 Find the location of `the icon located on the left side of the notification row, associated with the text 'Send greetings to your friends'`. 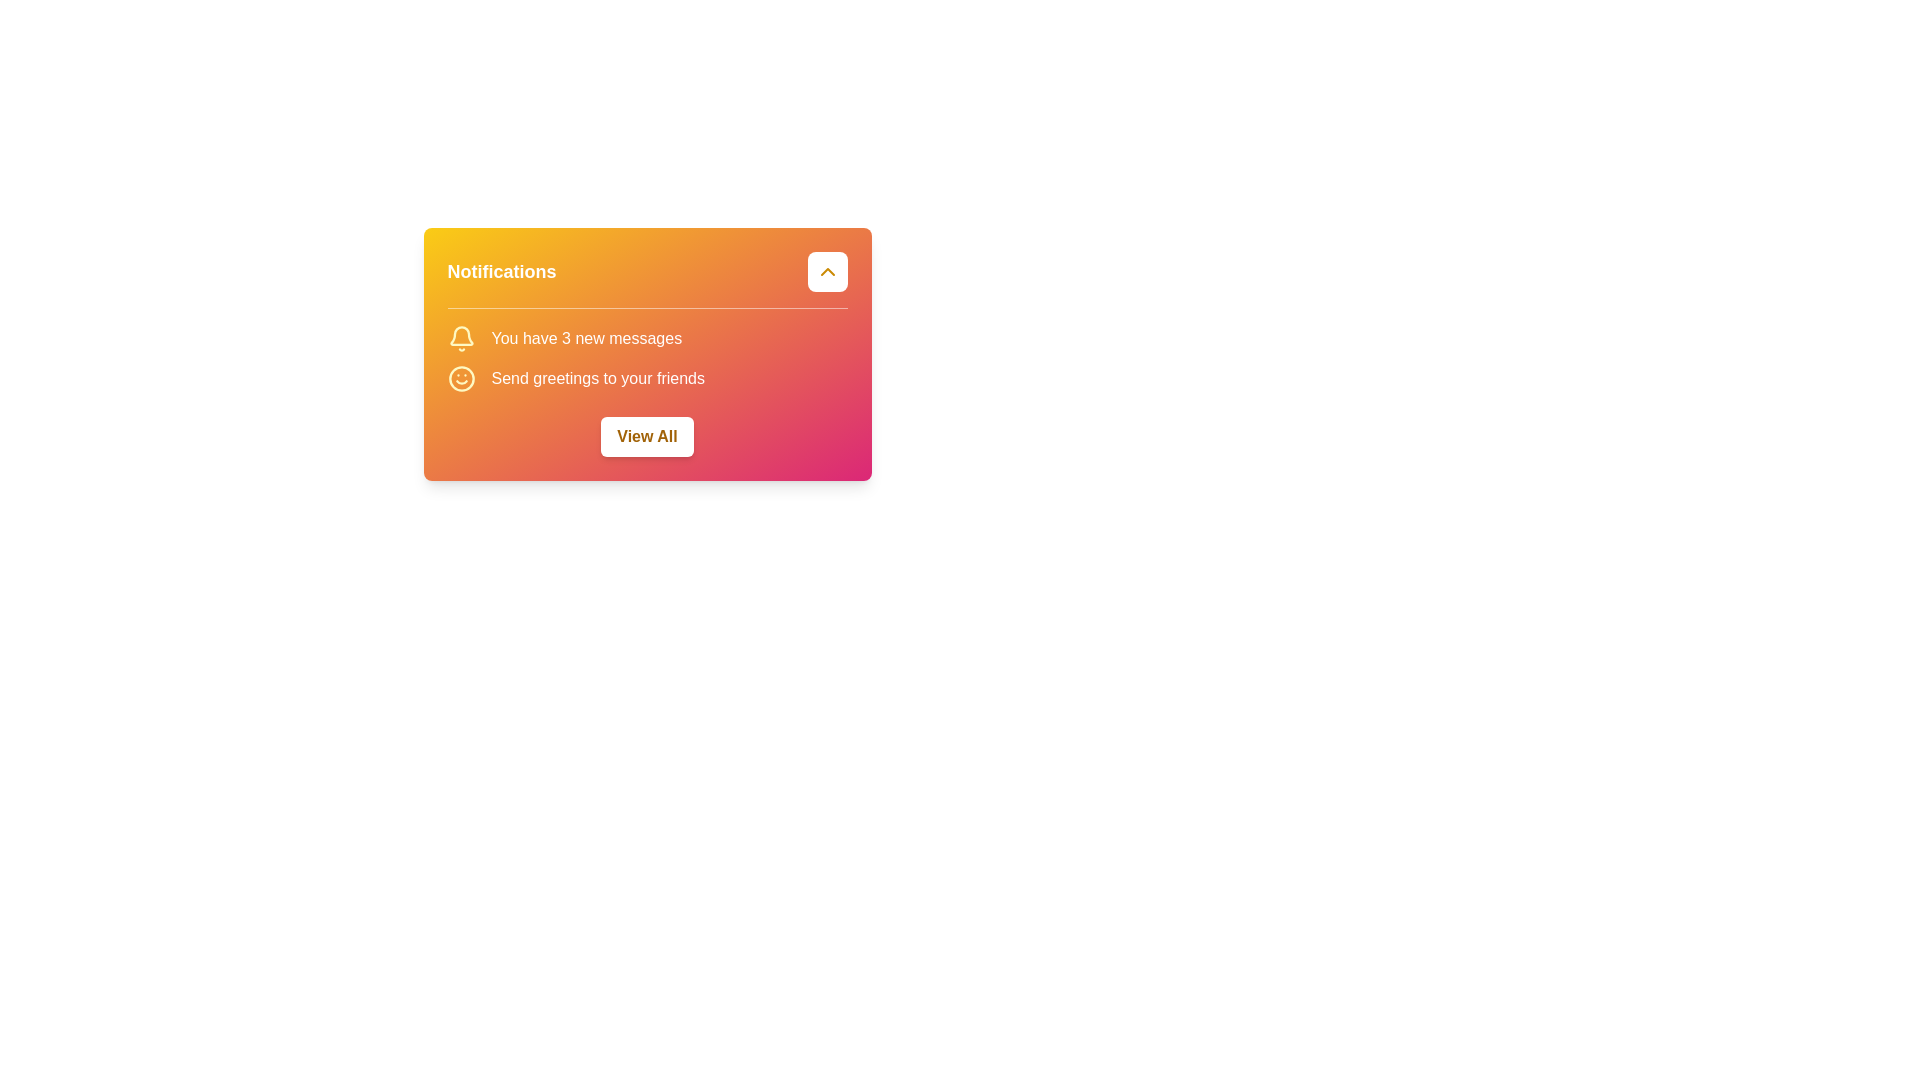

the icon located on the left side of the notification row, associated with the text 'Send greetings to your friends' is located at coordinates (460, 378).